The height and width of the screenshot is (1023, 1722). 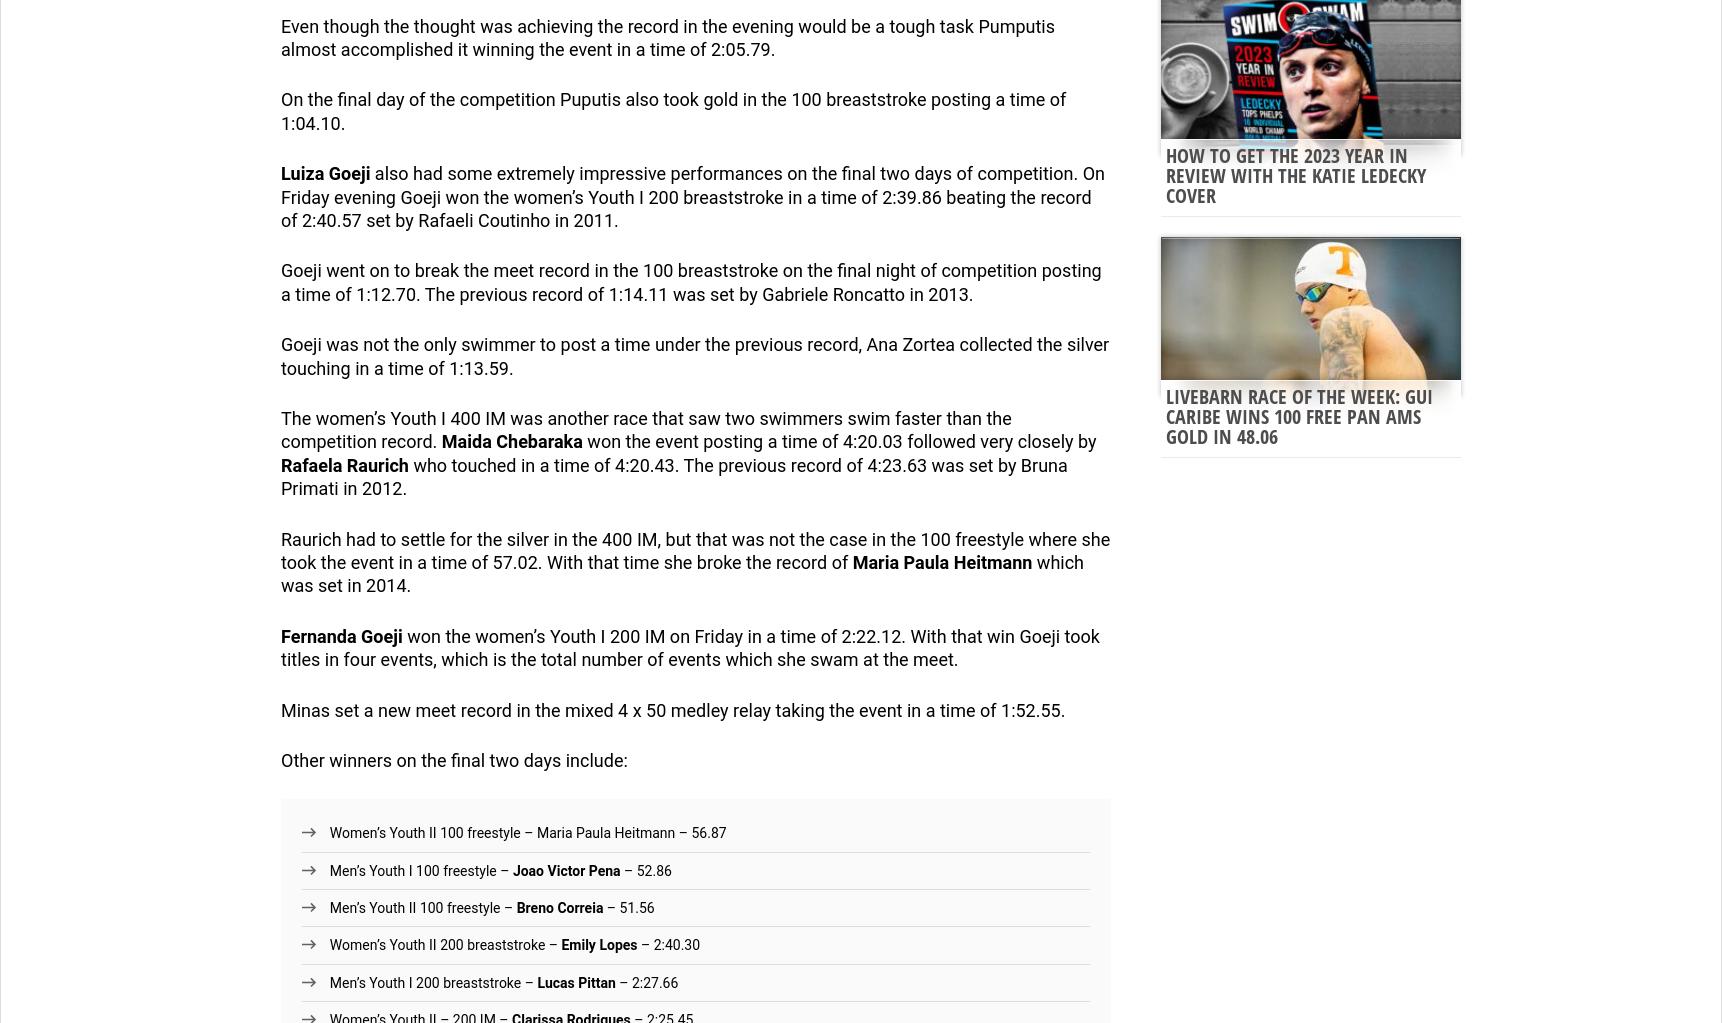 What do you see at coordinates (281, 476) in the screenshot?
I see `'who touched in a time of 4:20.43. The previous record of 4:23.63 was set by Bruna Primati in 2012.'` at bounding box center [281, 476].